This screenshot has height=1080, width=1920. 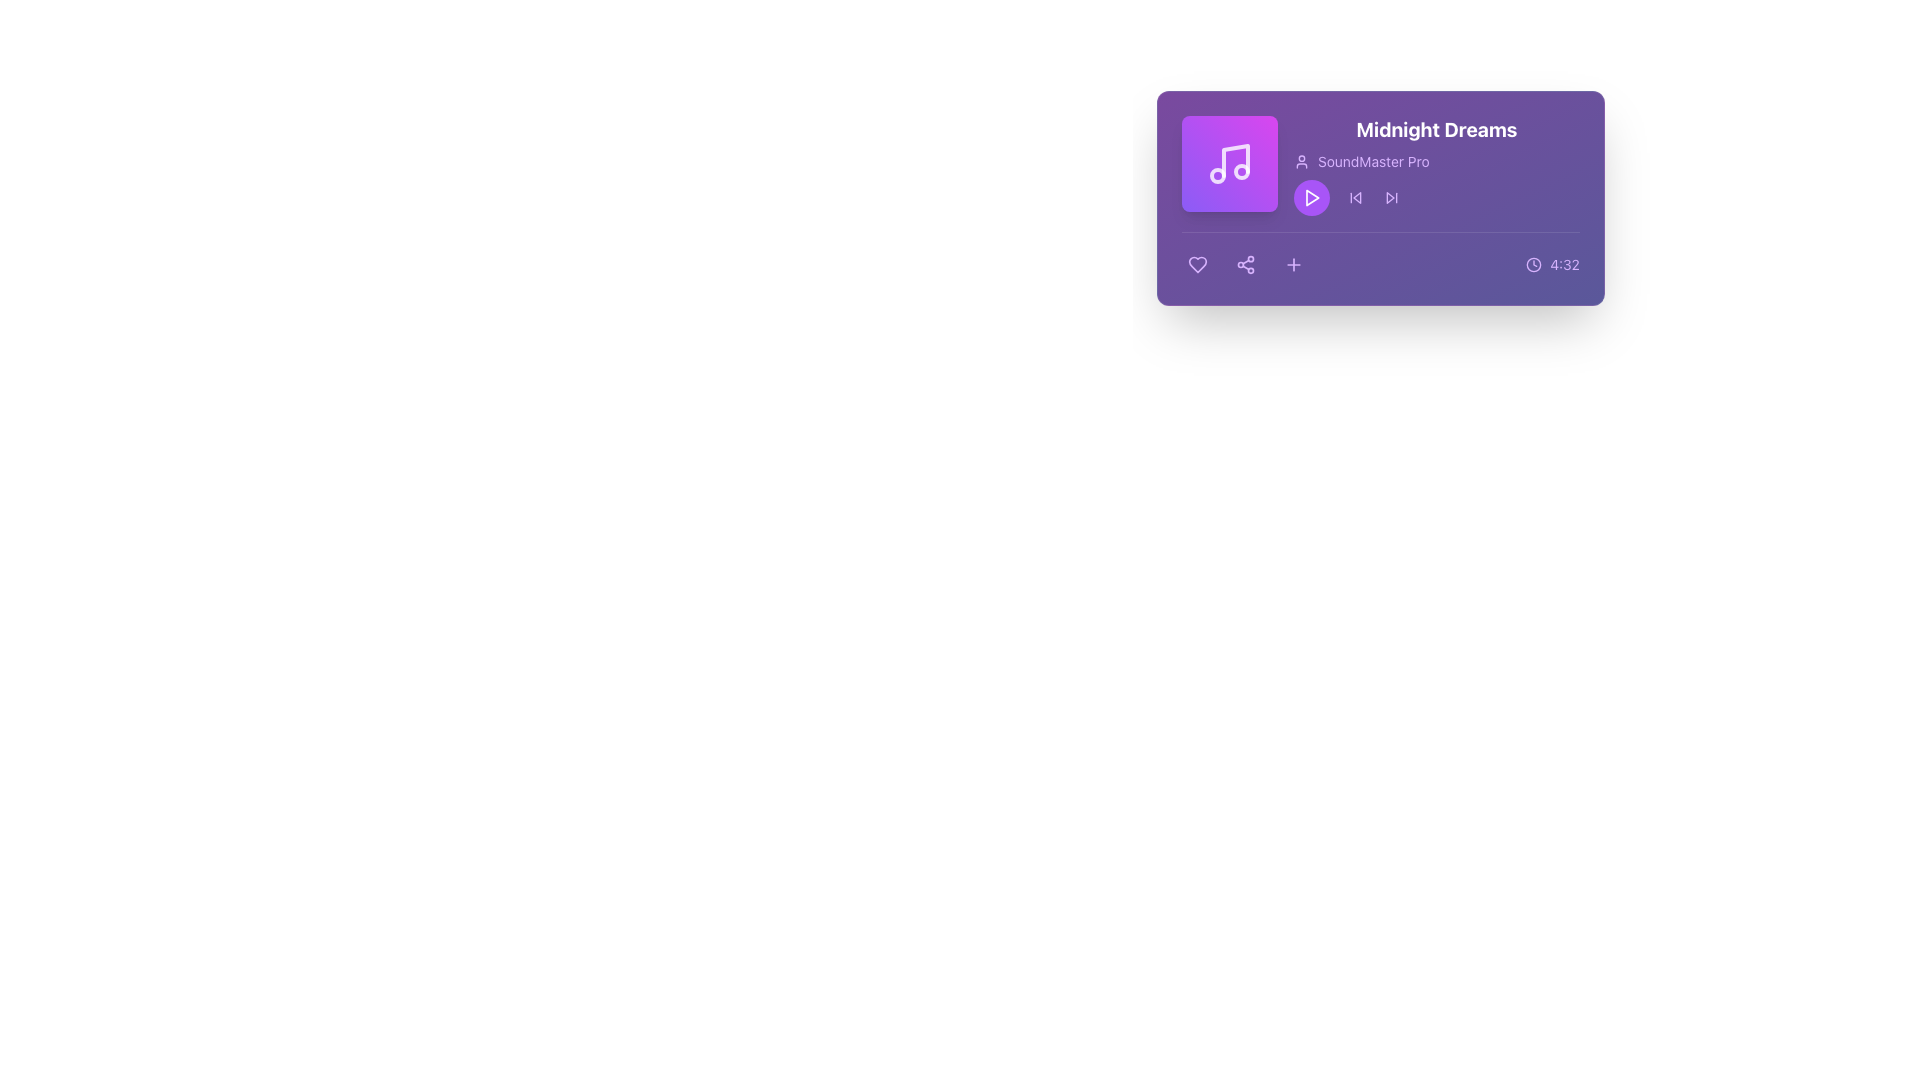 What do you see at coordinates (1198, 264) in the screenshot?
I see `the heart-shaped 'Like' button, which is the first icon on the left side in a row of three icons below the main content of a music card` at bounding box center [1198, 264].